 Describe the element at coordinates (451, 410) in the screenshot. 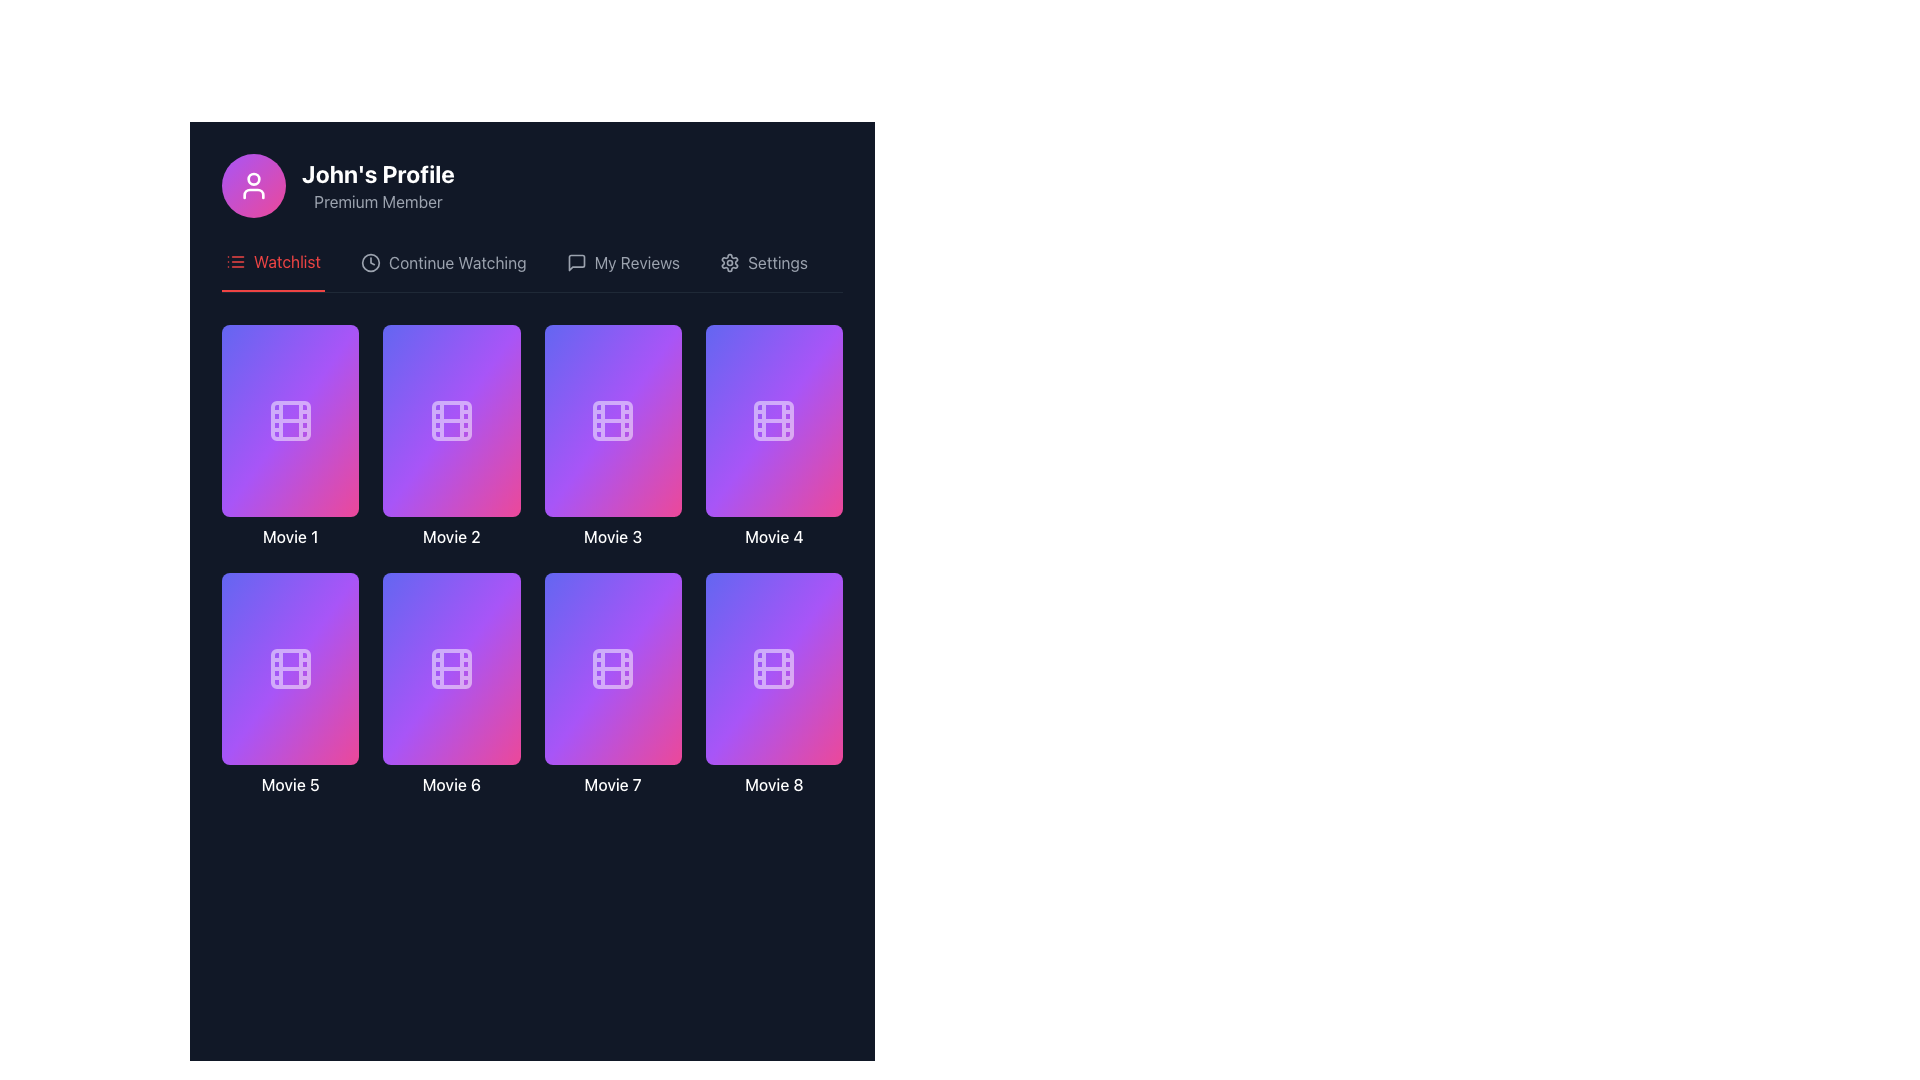

I see `the play icon located in the center of the second movie card in the grid layout, which represents content to be played or previewed` at that location.